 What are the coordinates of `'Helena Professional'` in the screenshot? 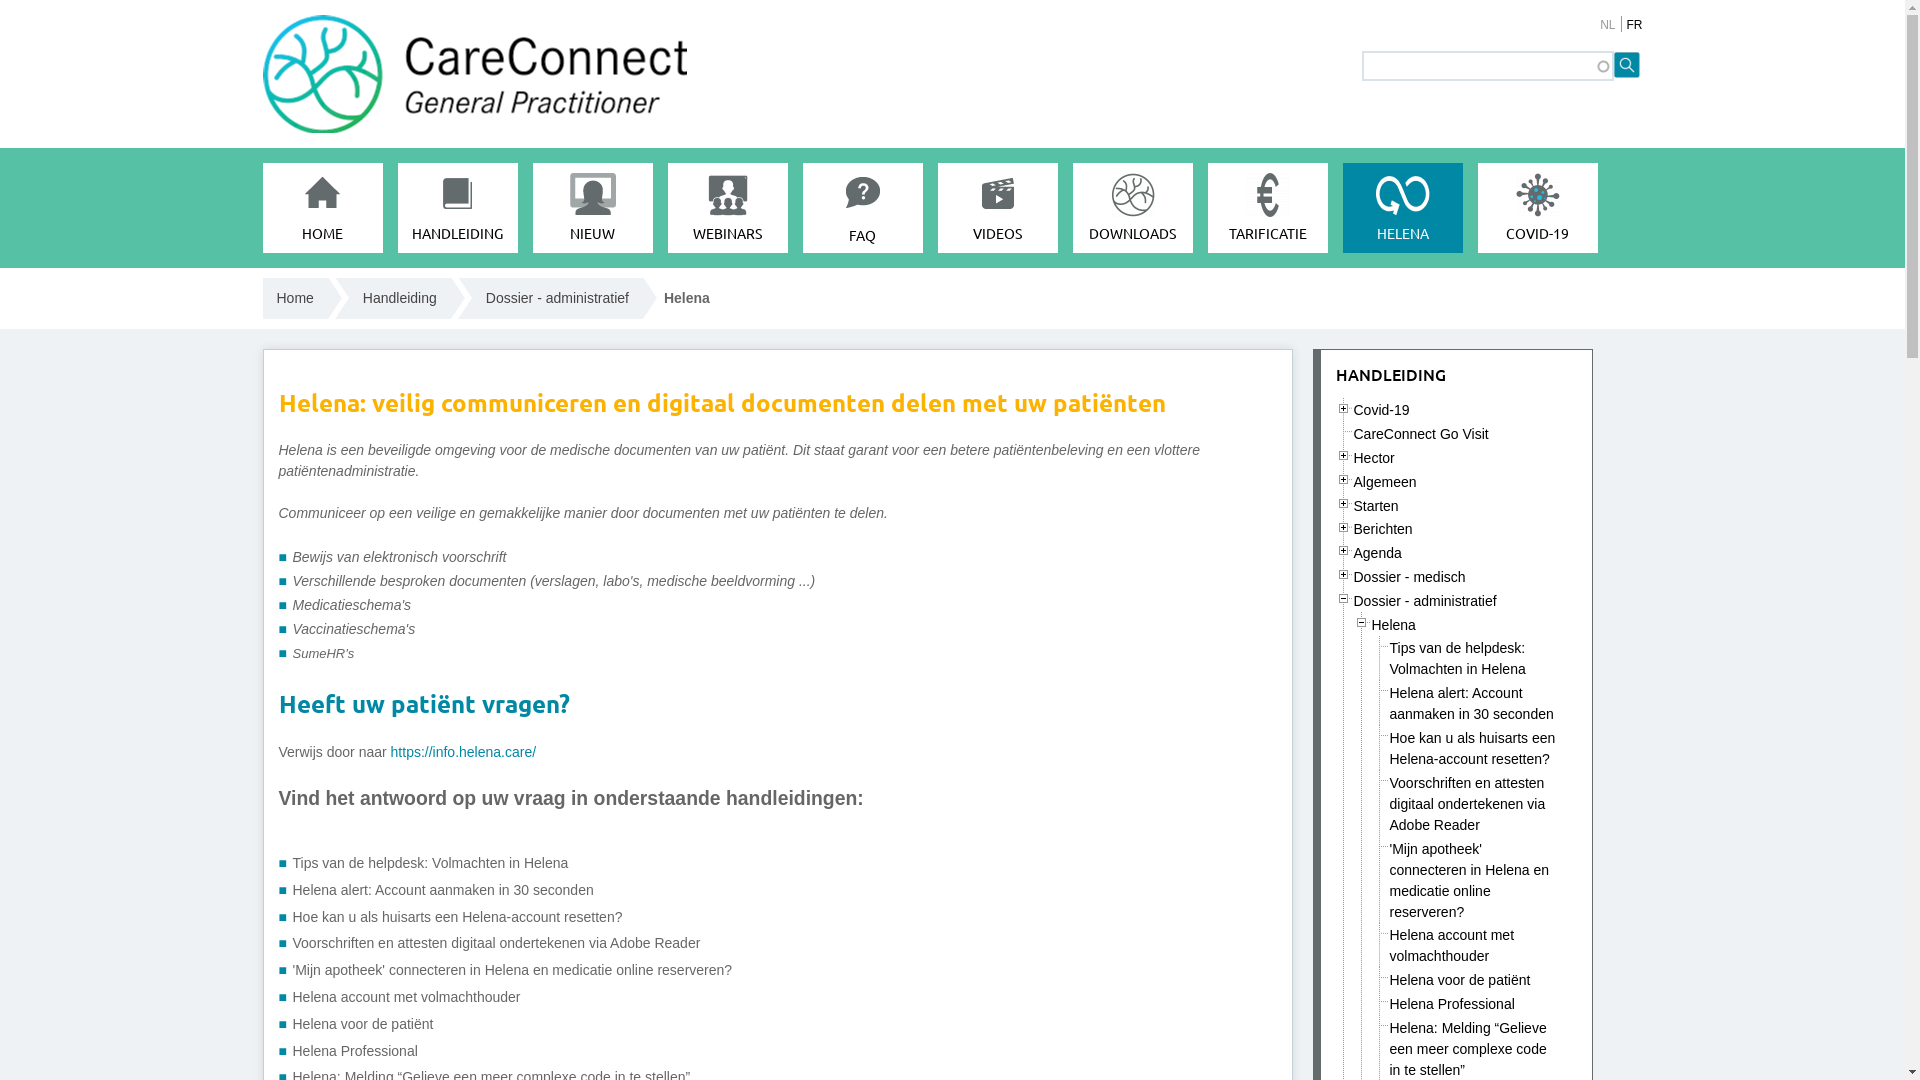 It's located at (354, 1049).